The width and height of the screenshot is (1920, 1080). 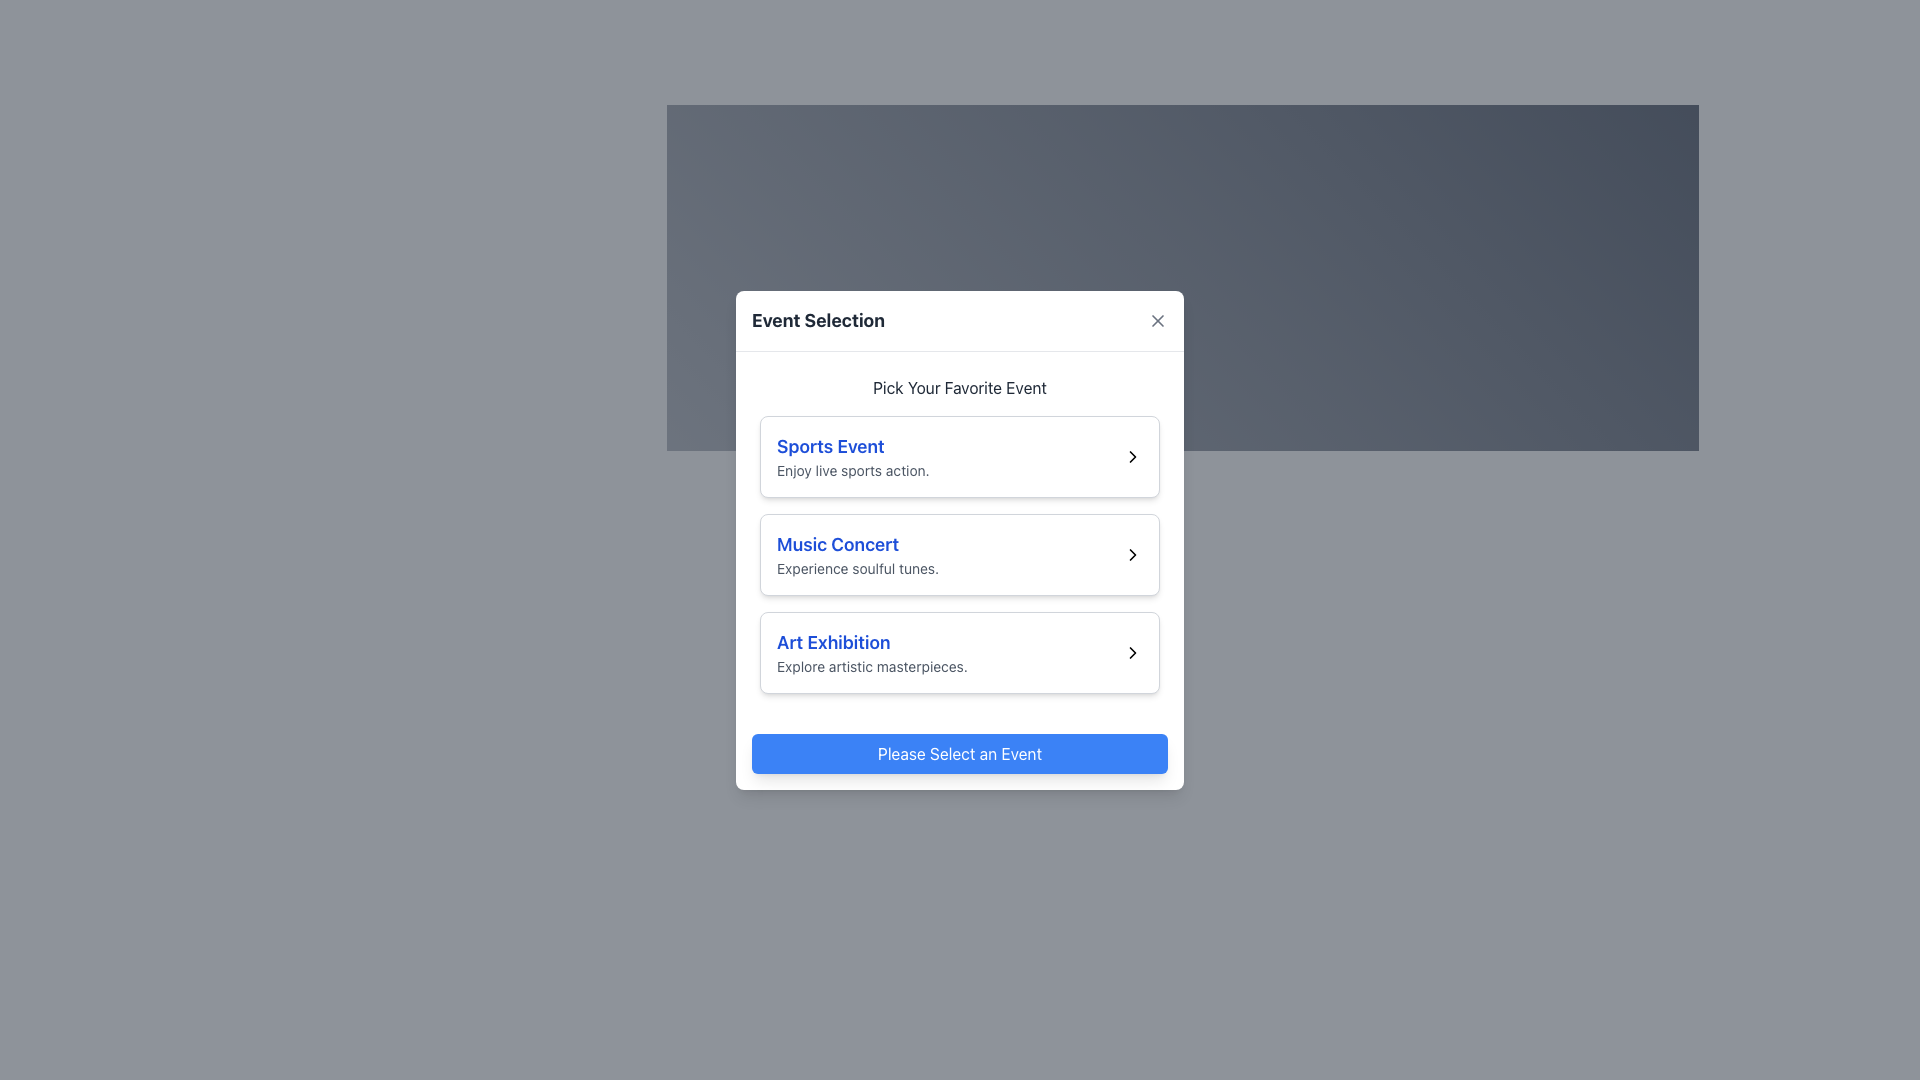 I want to click on the 'Music Concert' button, which is the second item in the event selection dialog, so click(x=960, y=533).